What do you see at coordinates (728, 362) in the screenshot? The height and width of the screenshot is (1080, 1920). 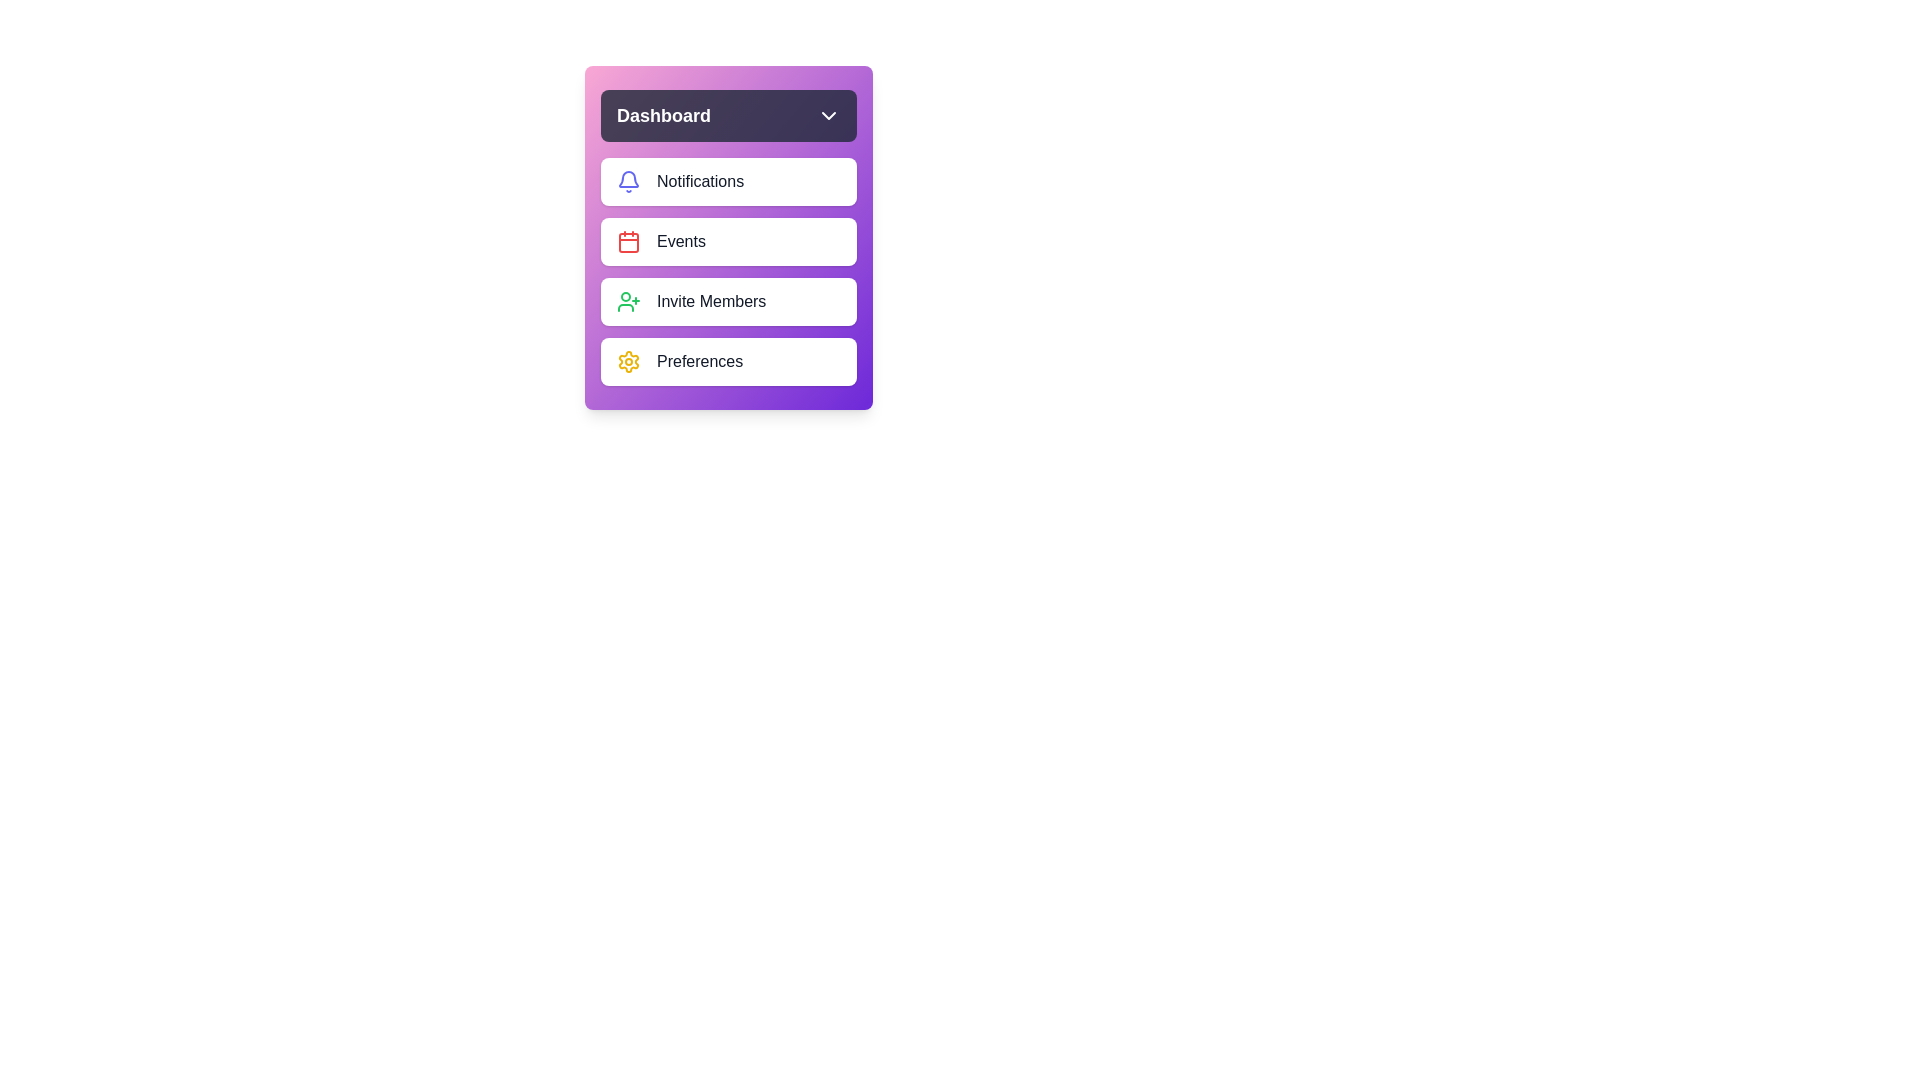 I see `the menu item Preferences` at bounding box center [728, 362].